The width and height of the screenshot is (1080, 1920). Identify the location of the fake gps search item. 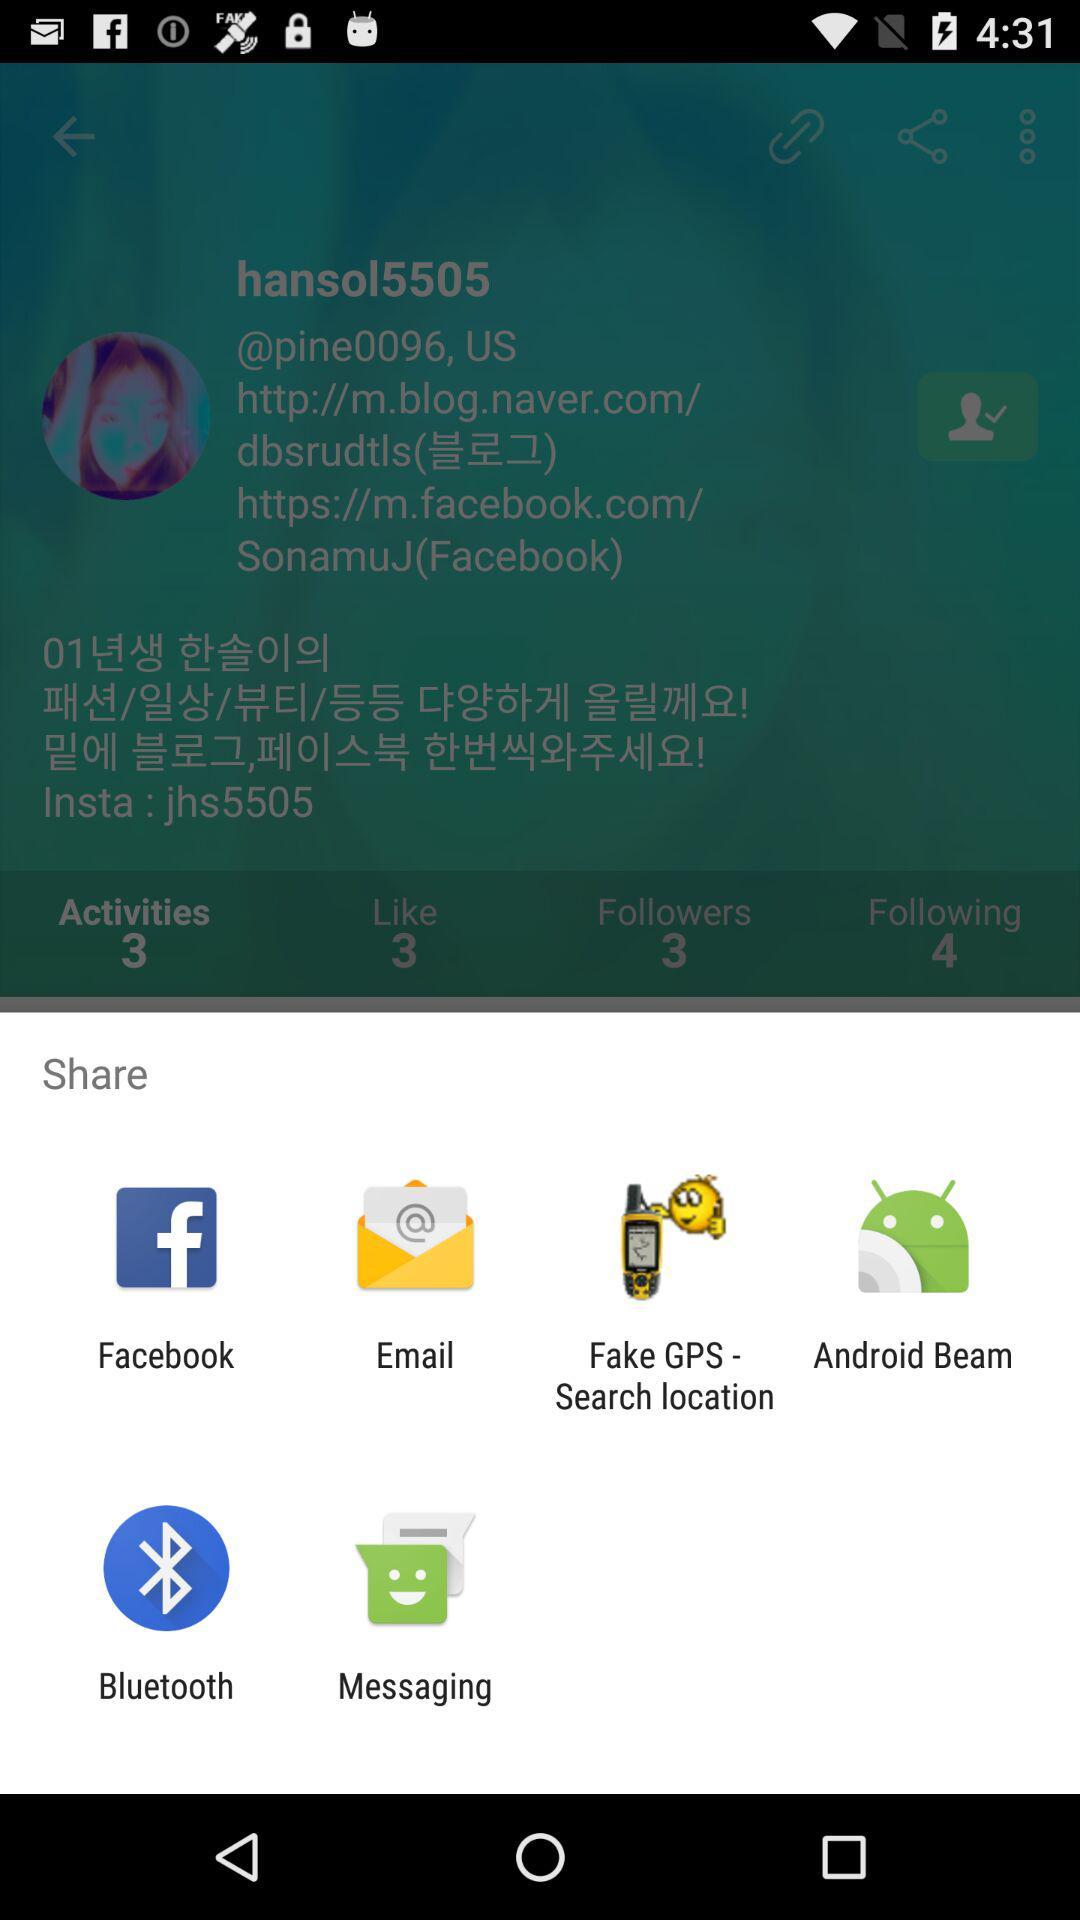
(664, 1374).